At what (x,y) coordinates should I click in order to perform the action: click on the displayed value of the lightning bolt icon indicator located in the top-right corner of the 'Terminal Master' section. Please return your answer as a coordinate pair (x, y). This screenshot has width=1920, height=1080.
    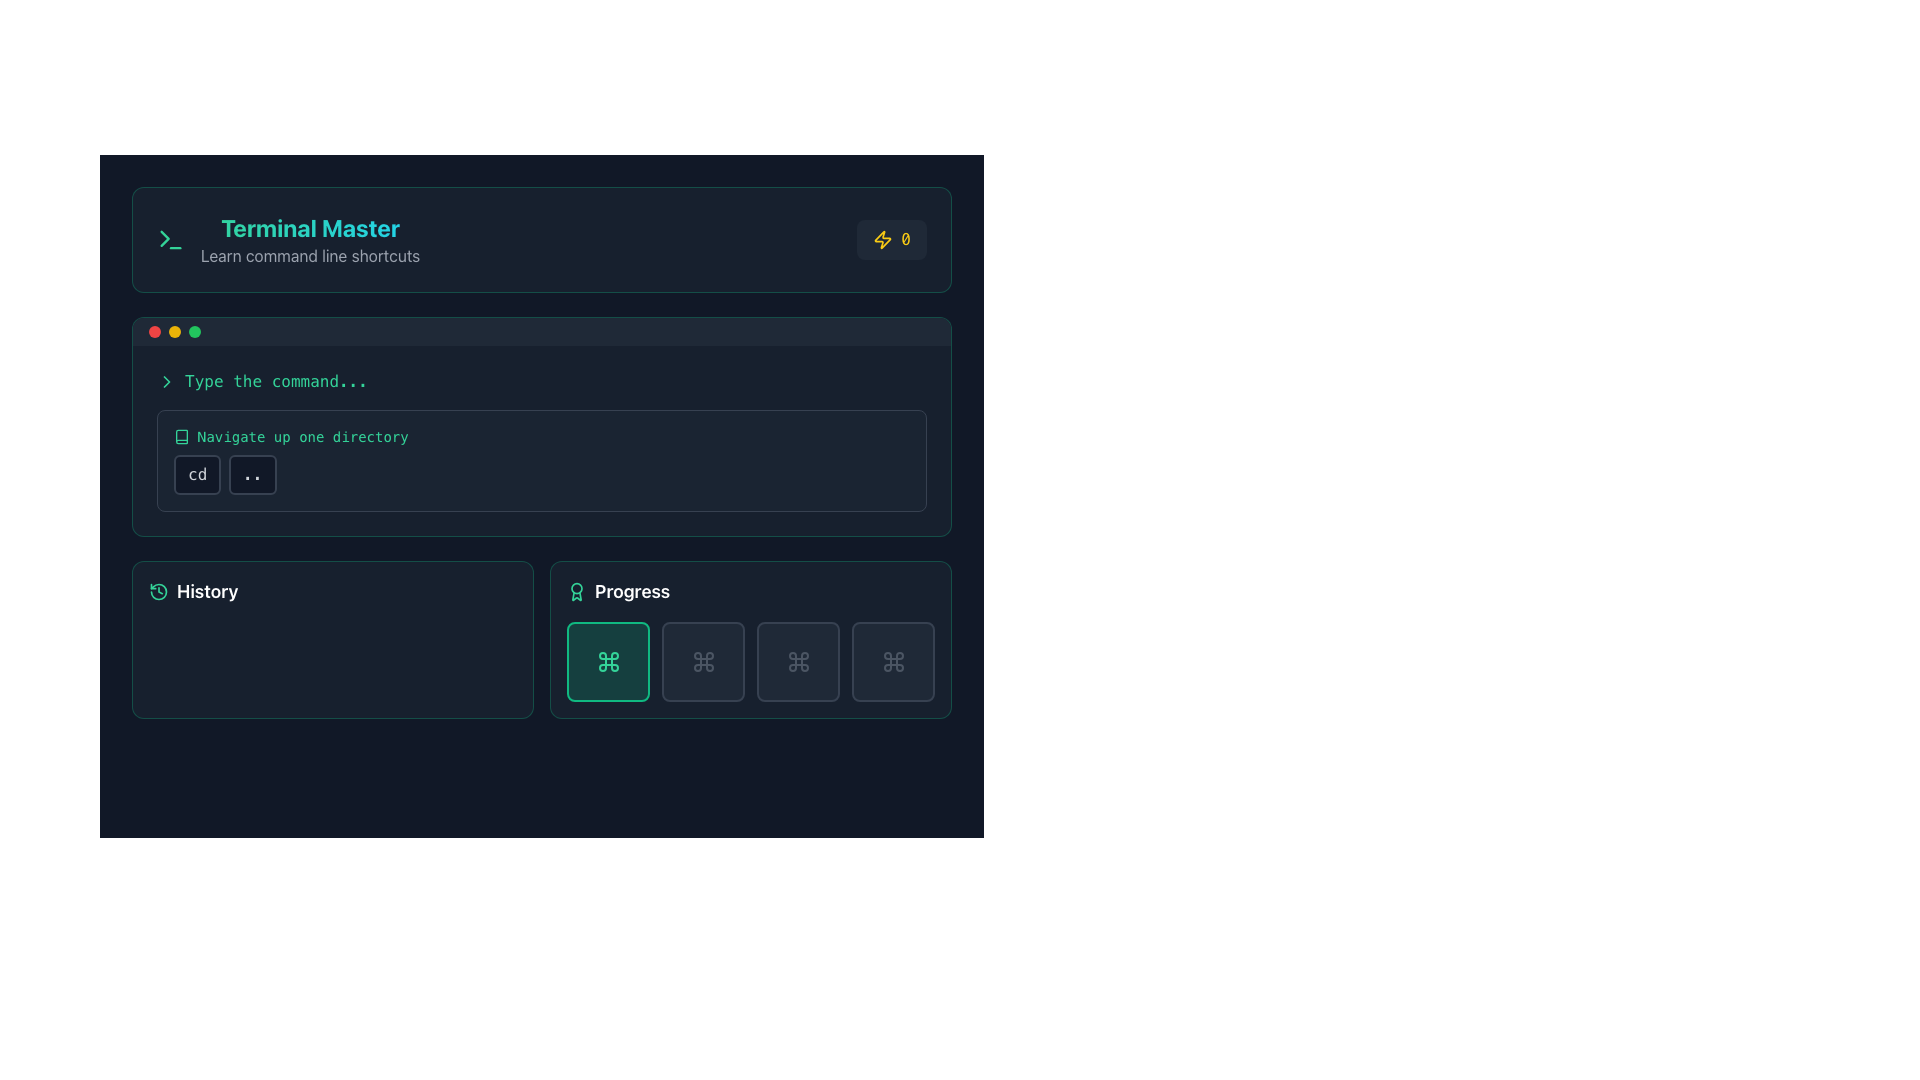
    Looking at the image, I should click on (891, 238).